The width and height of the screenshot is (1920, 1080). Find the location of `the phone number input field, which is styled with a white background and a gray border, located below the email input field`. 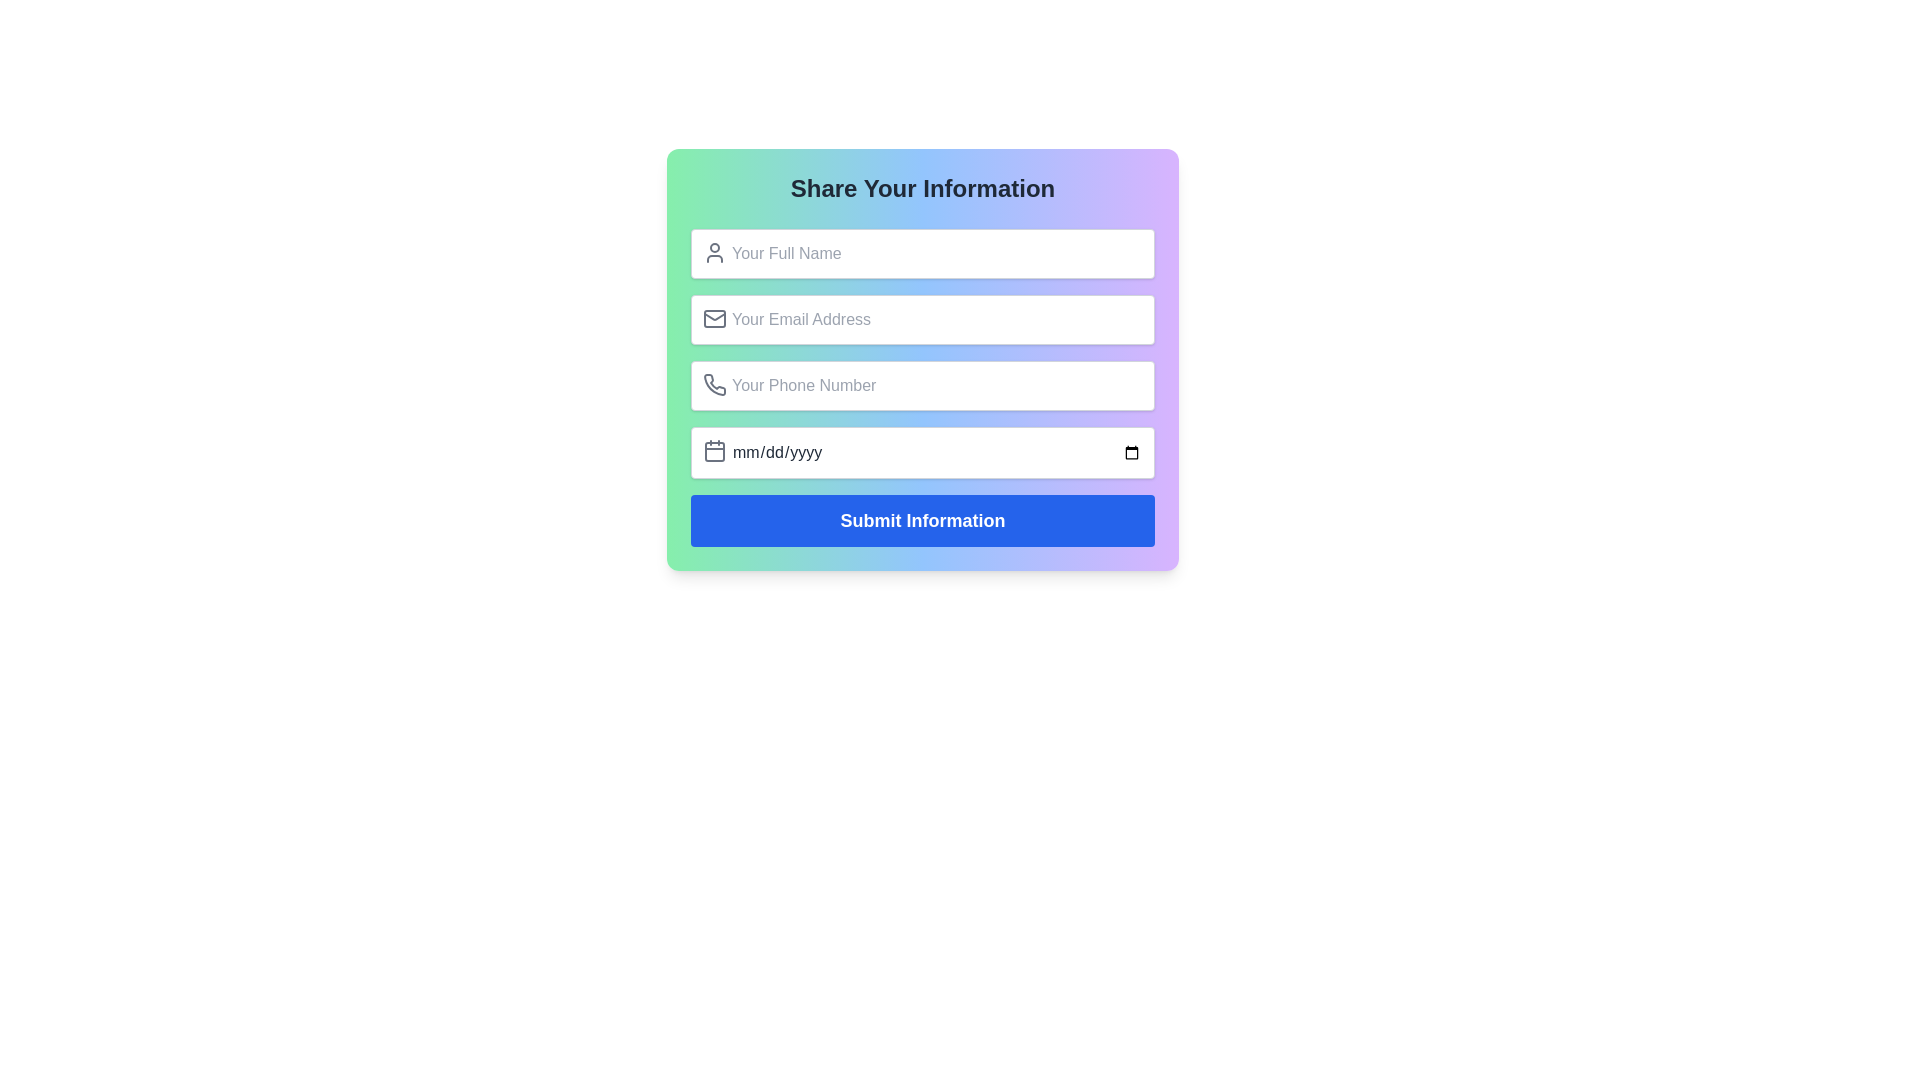

the phone number input field, which is styled with a white background and a gray border, located below the email input field is located at coordinates (921, 385).